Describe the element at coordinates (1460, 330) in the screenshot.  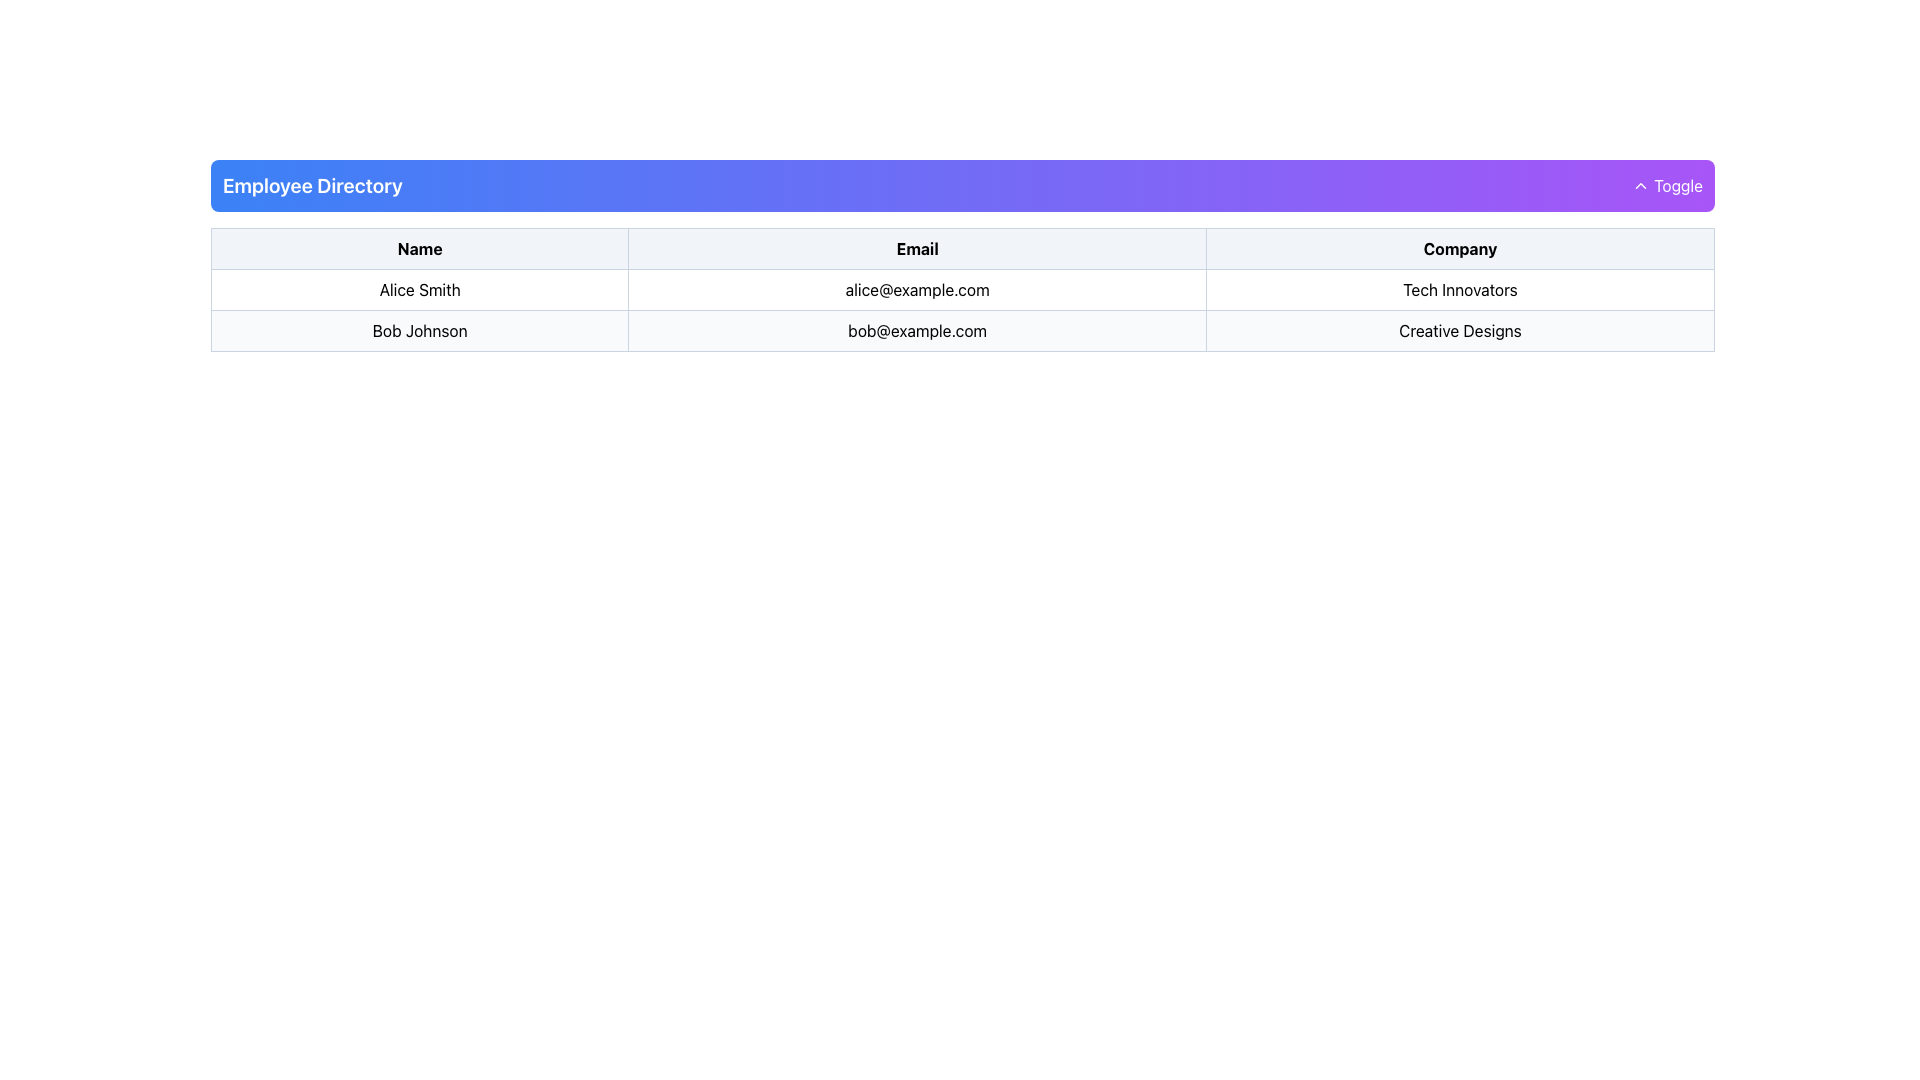
I see `the Text Display Box that shows the company associated with employee Bob Johnson in the directory table` at that location.